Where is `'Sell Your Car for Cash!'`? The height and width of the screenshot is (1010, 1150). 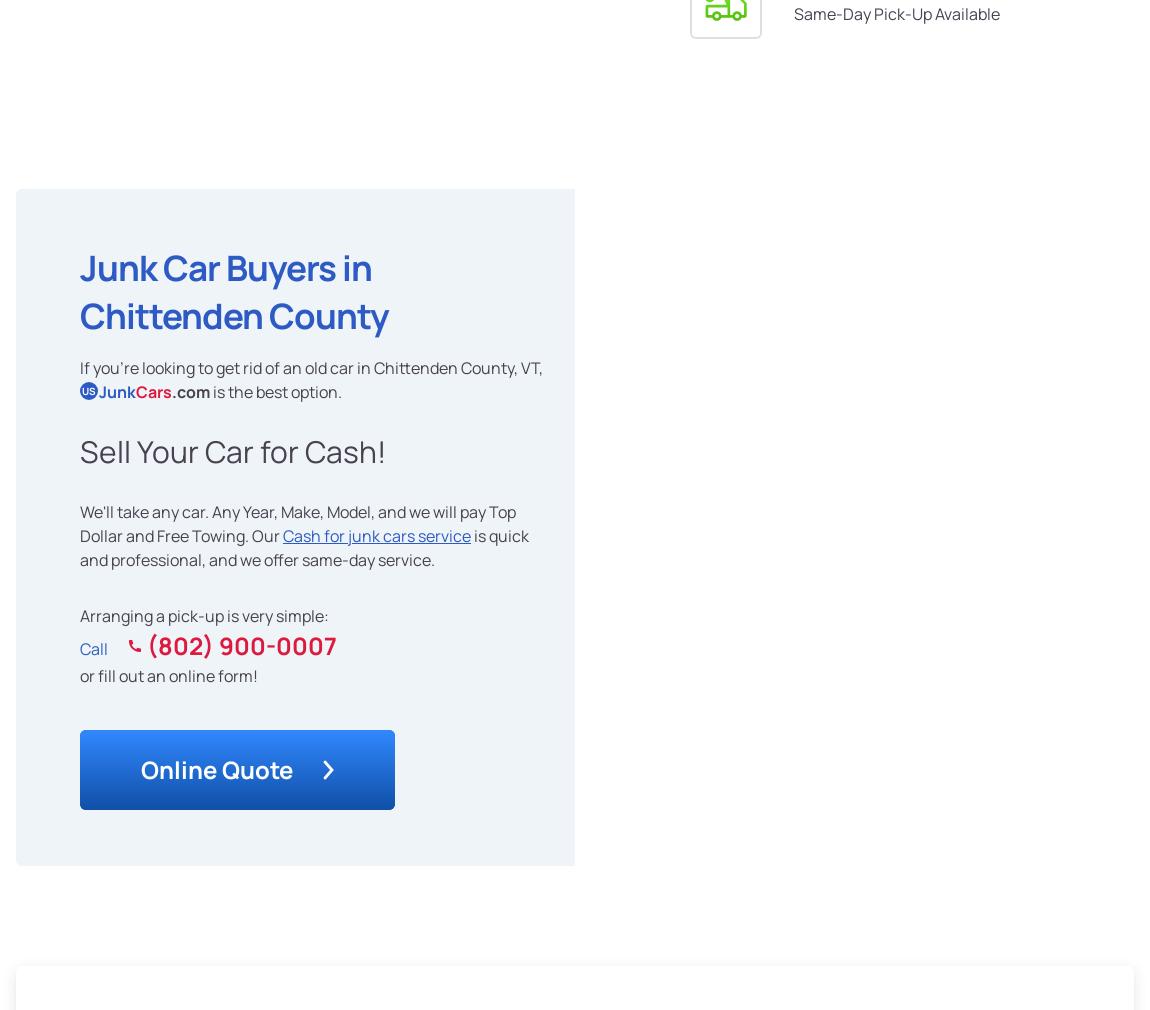 'Sell Your Car for Cash!' is located at coordinates (231, 450).